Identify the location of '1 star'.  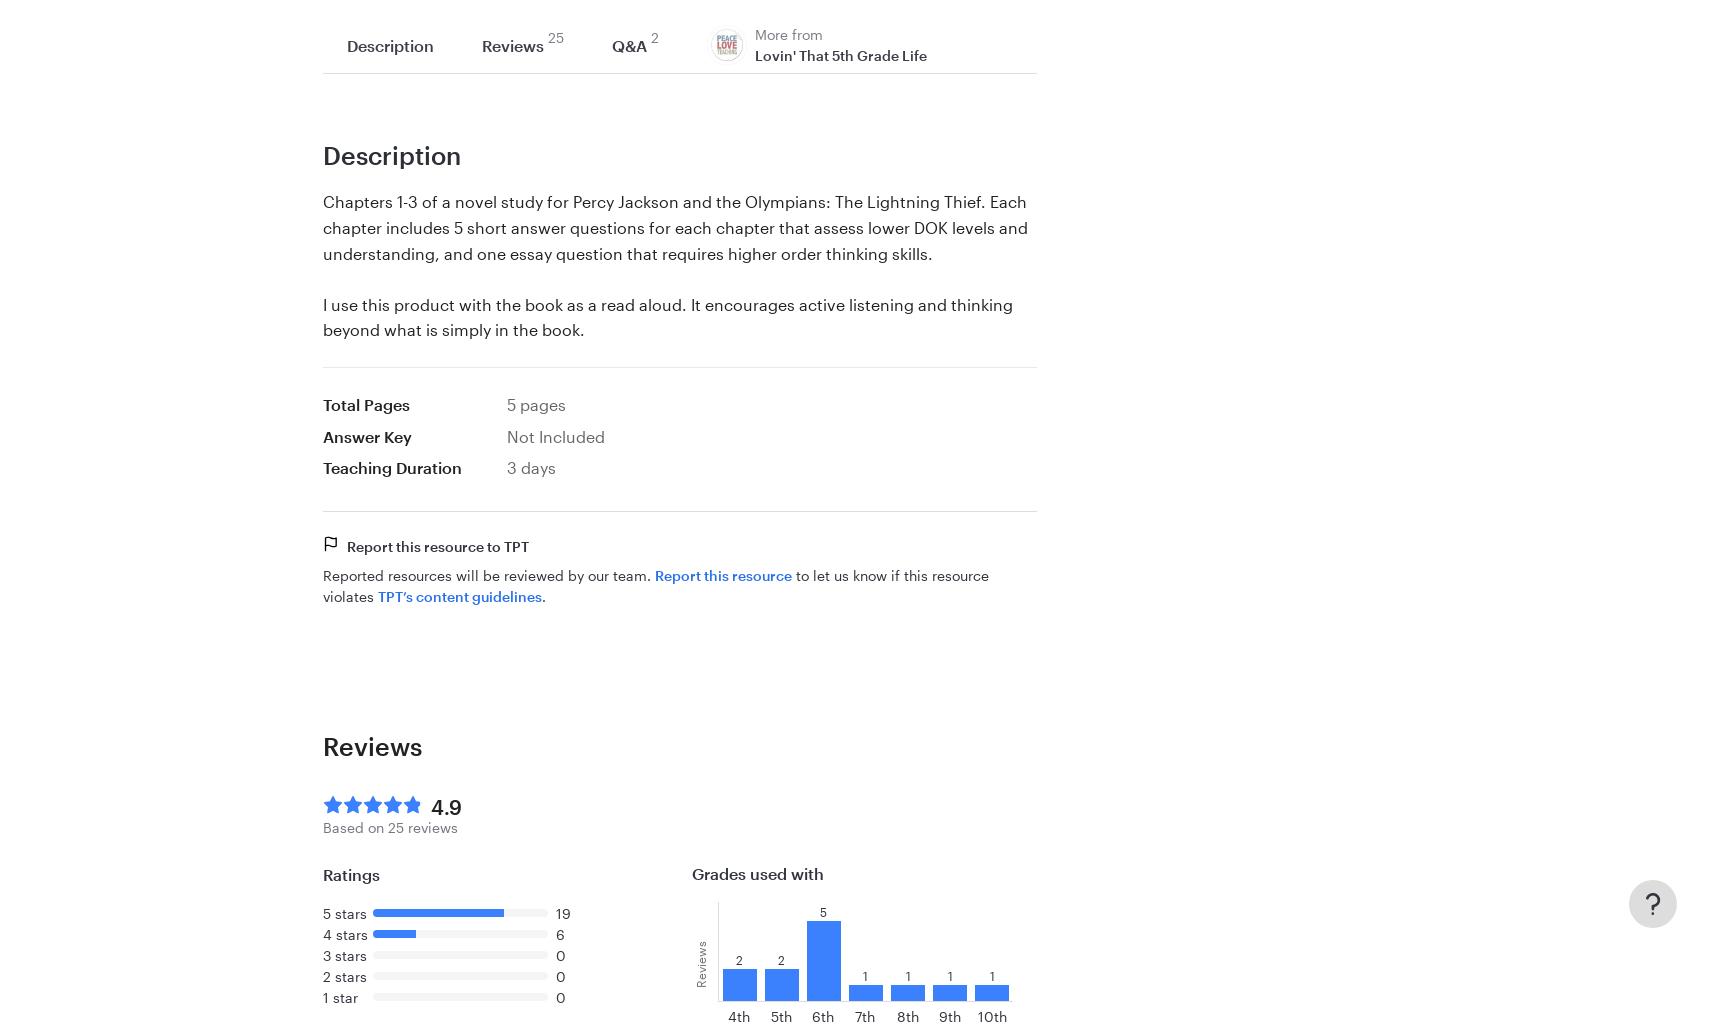
(339, 996).